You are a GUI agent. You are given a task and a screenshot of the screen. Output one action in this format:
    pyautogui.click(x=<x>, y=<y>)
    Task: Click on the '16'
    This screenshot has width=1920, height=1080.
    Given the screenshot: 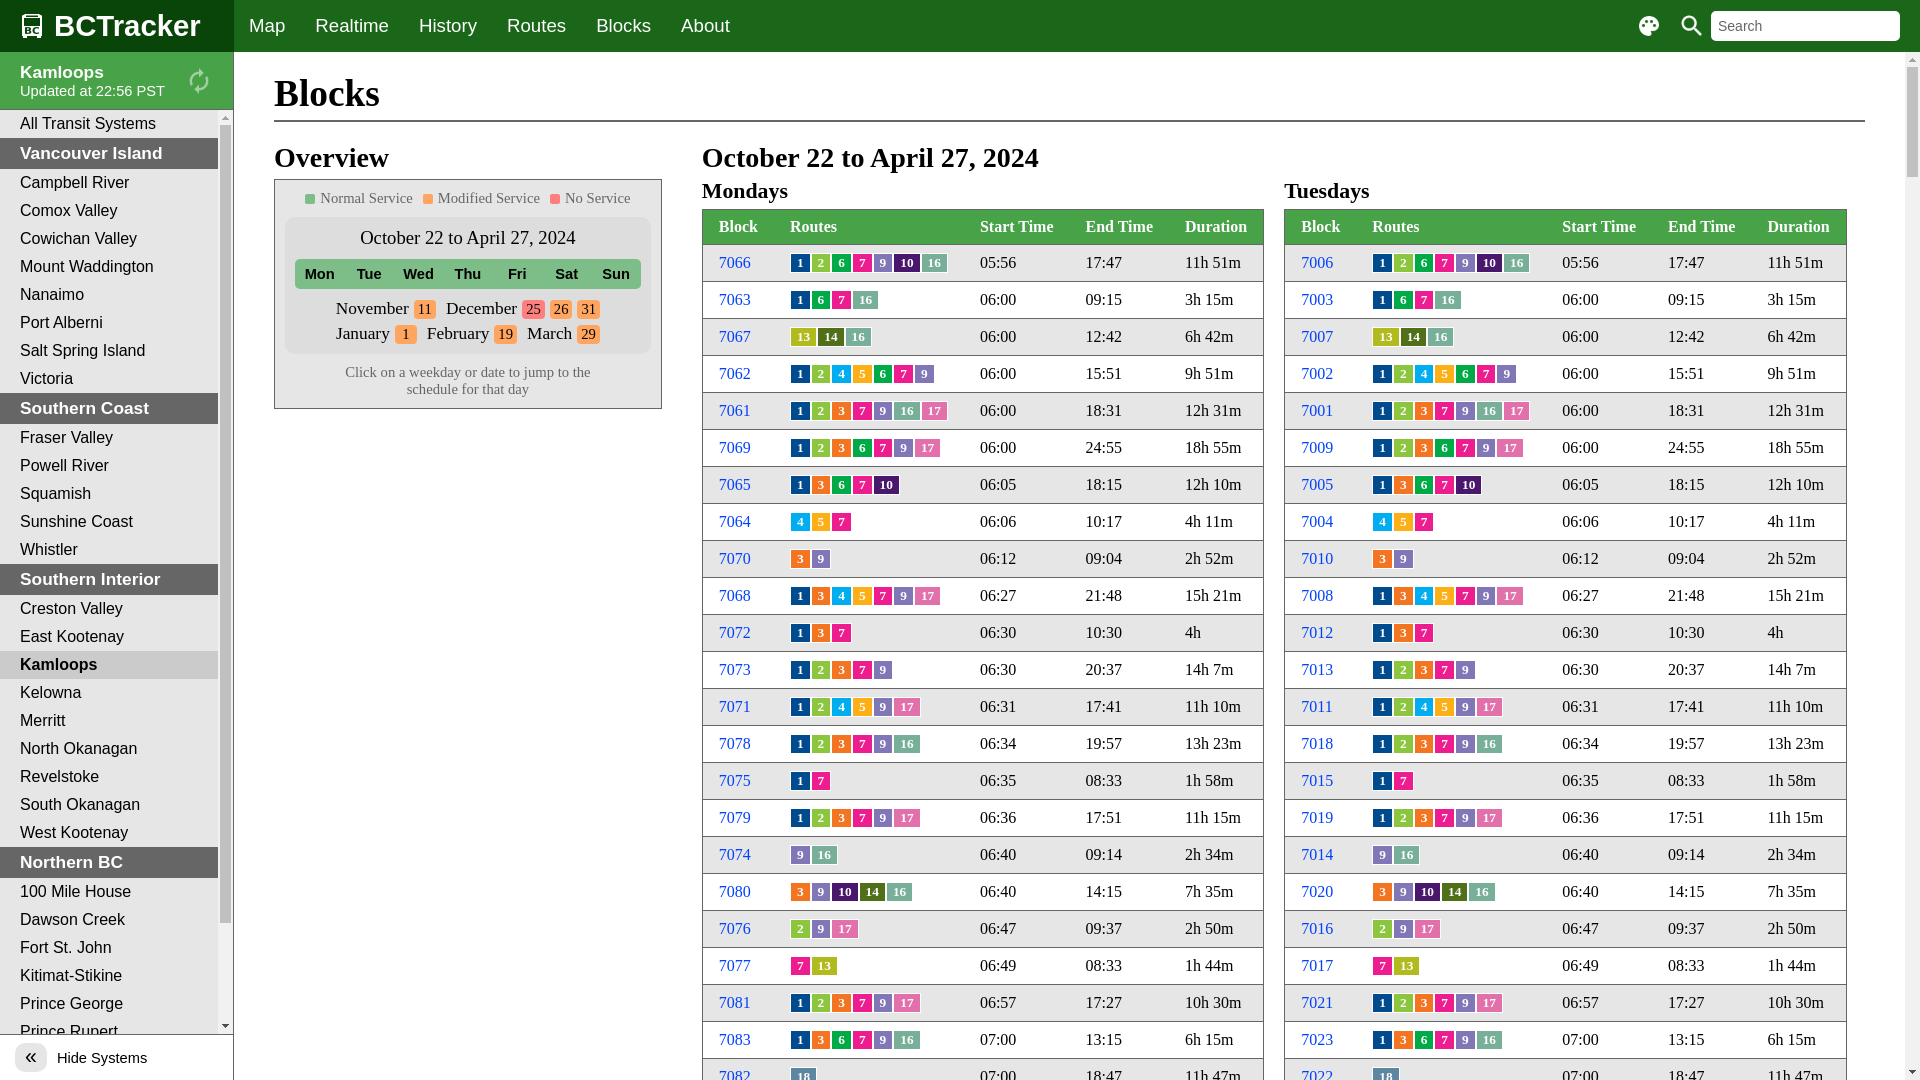 What is the action you would take?
    pyautogui.click(x=891, y=410)
    